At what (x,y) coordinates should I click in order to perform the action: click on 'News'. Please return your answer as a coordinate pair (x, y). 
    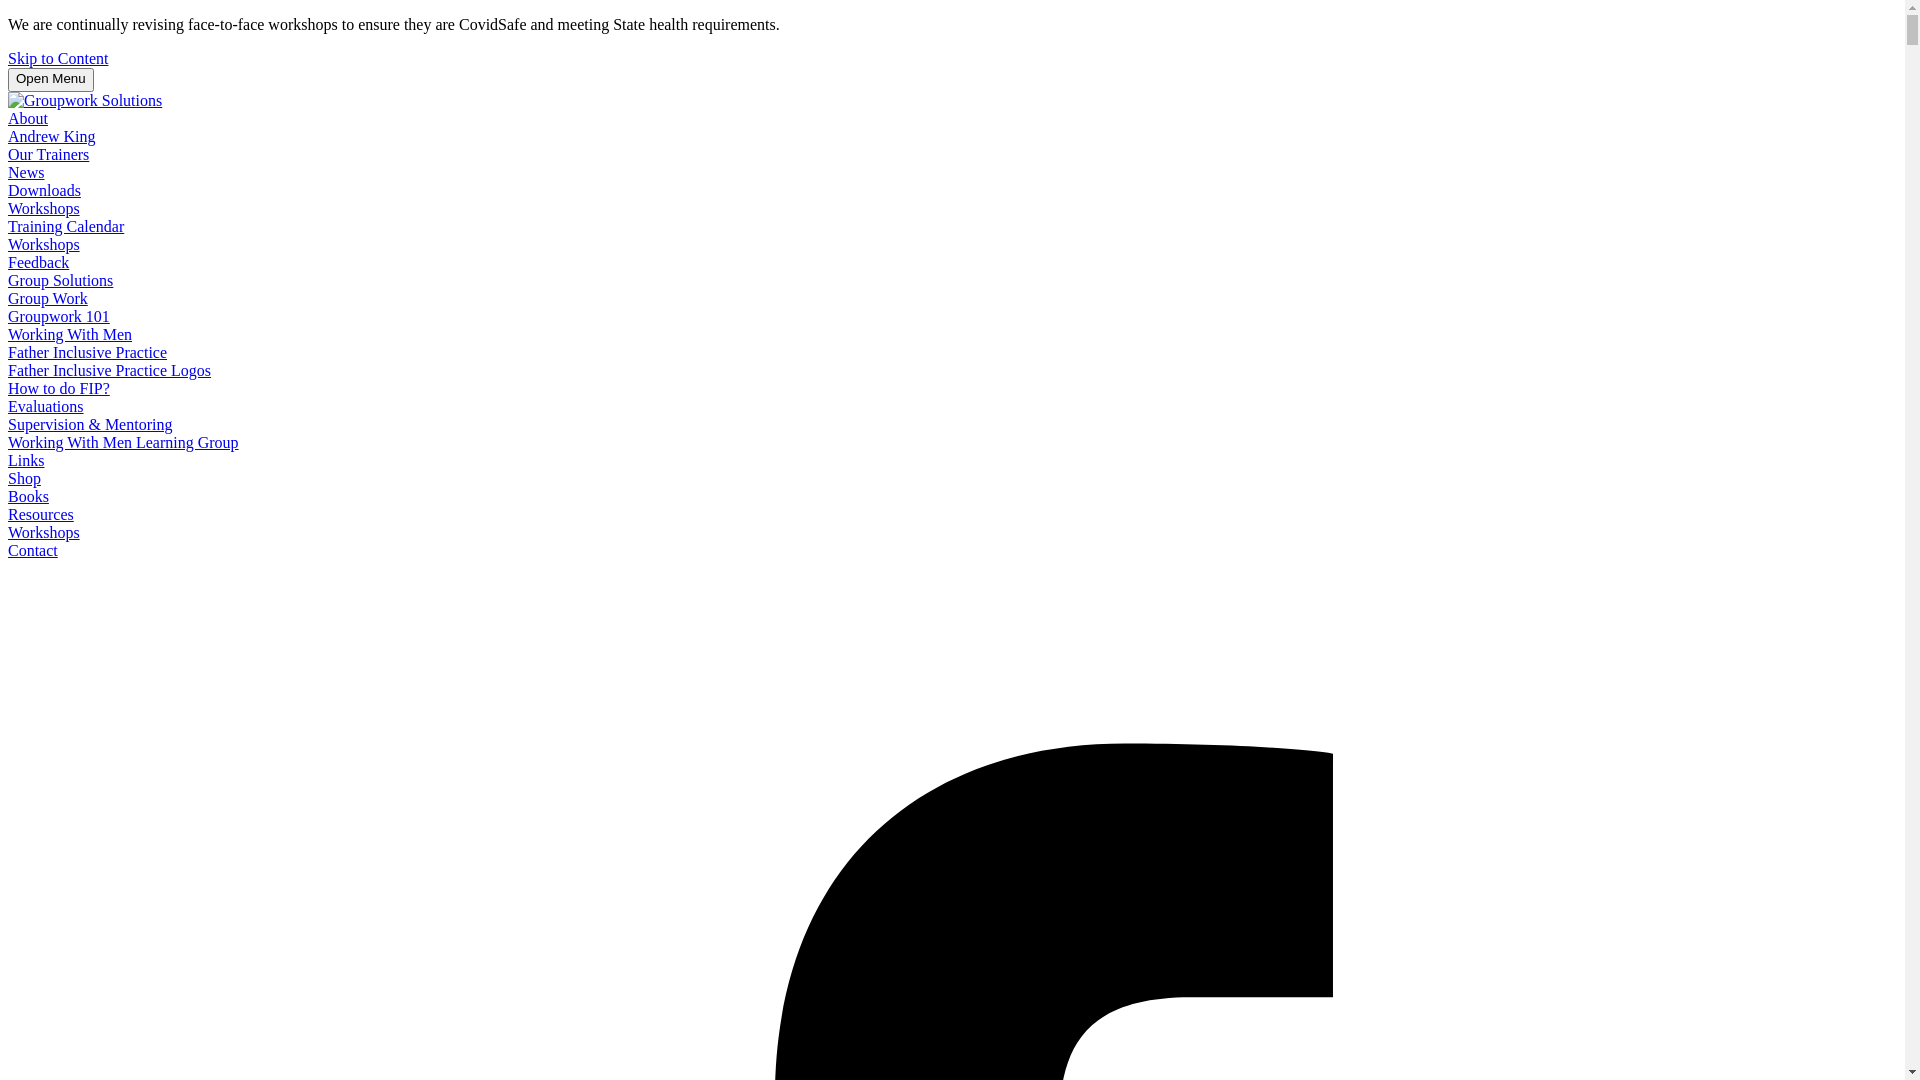
    Looking at the image, I should click on (25, 171).